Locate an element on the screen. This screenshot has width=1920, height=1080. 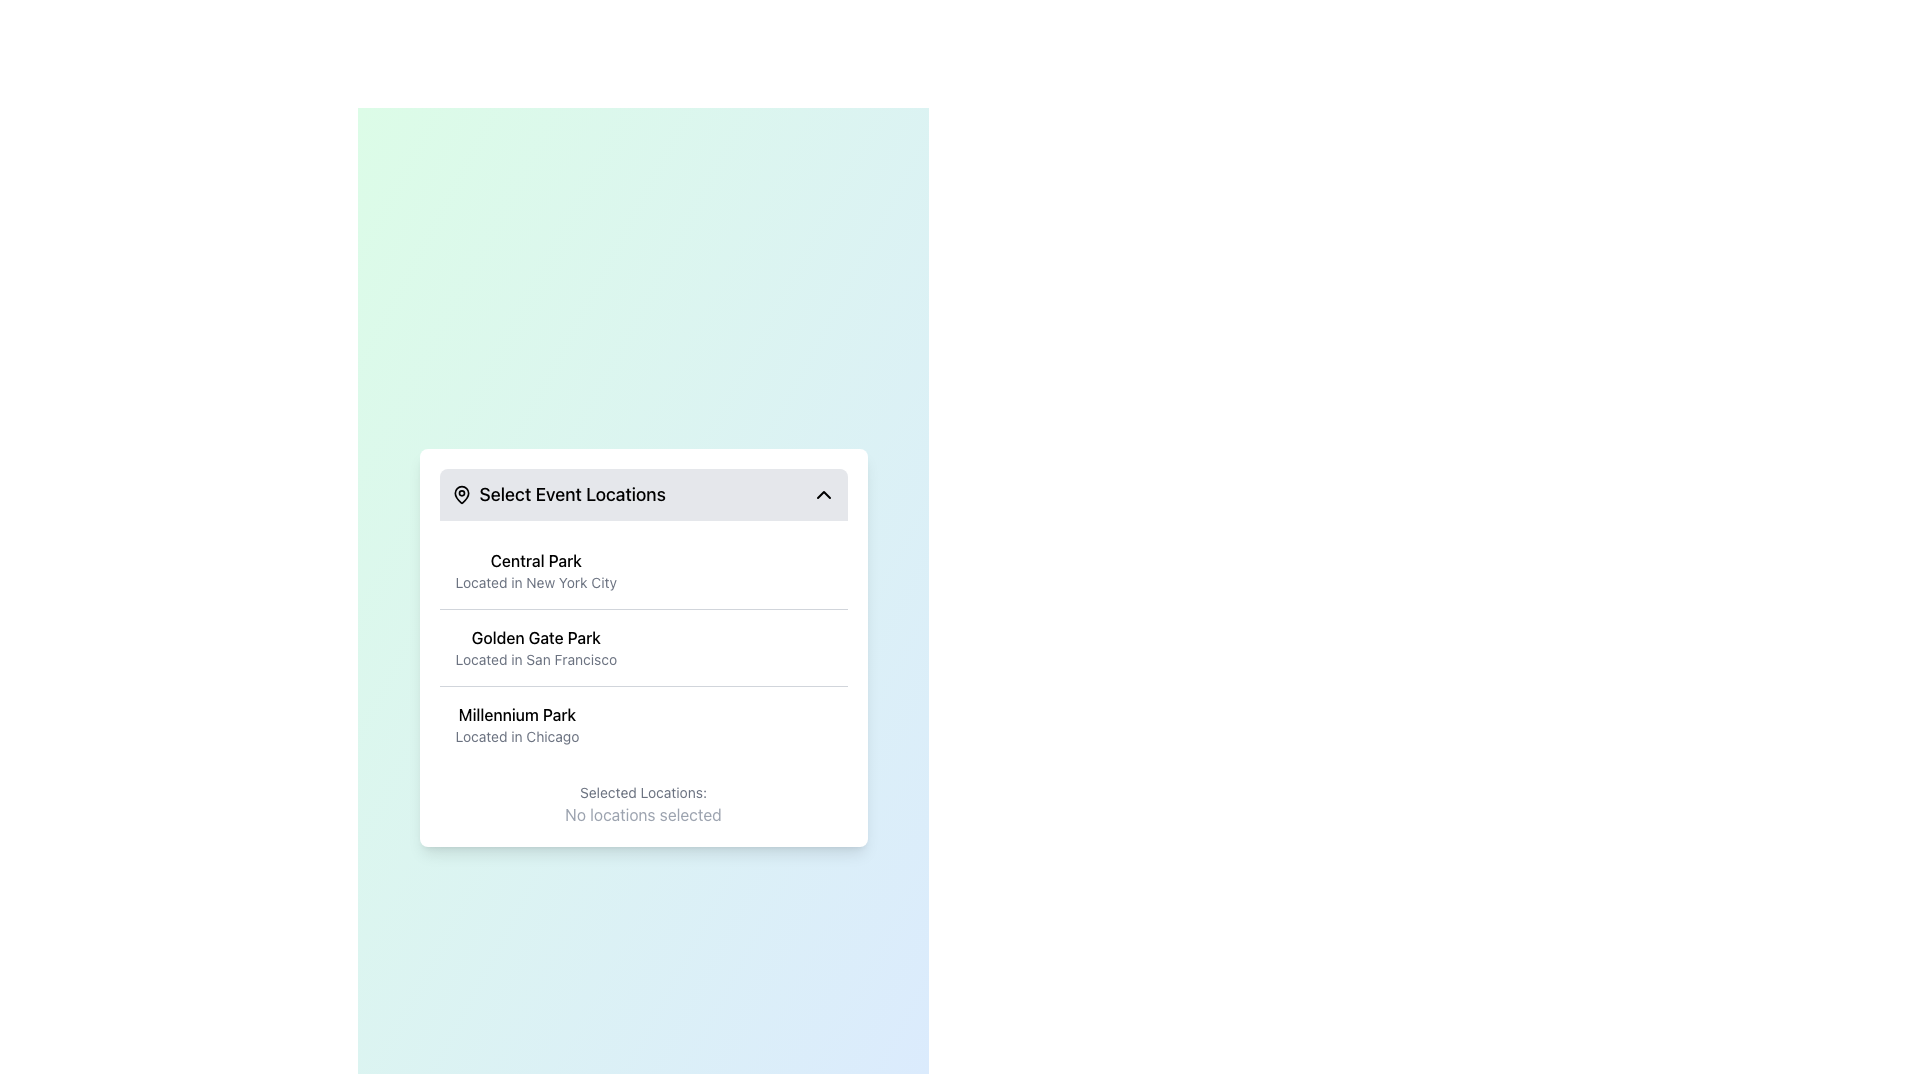
the first list item representing 'Central Park' in the dropdown titled 'Select Event Locations' is located at coordinates (643, 570).